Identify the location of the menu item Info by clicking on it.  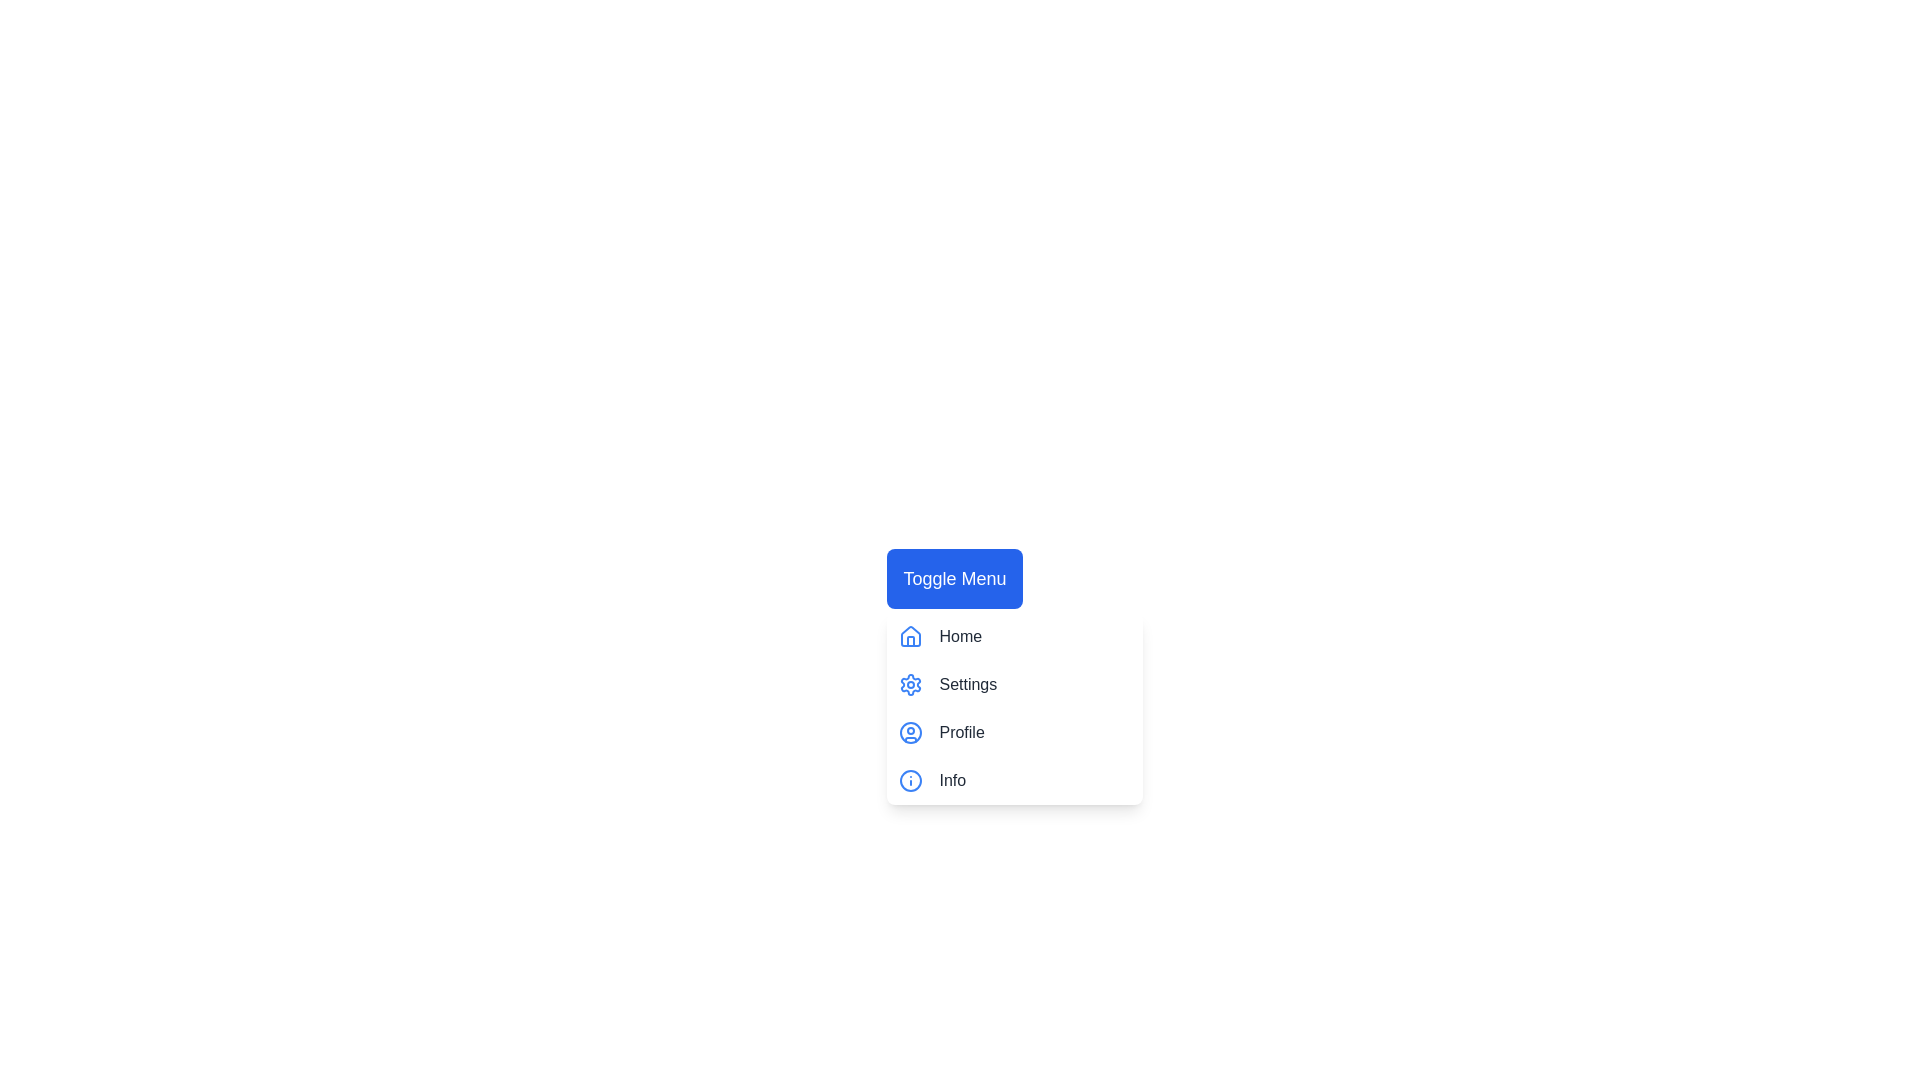
(1014, 779).